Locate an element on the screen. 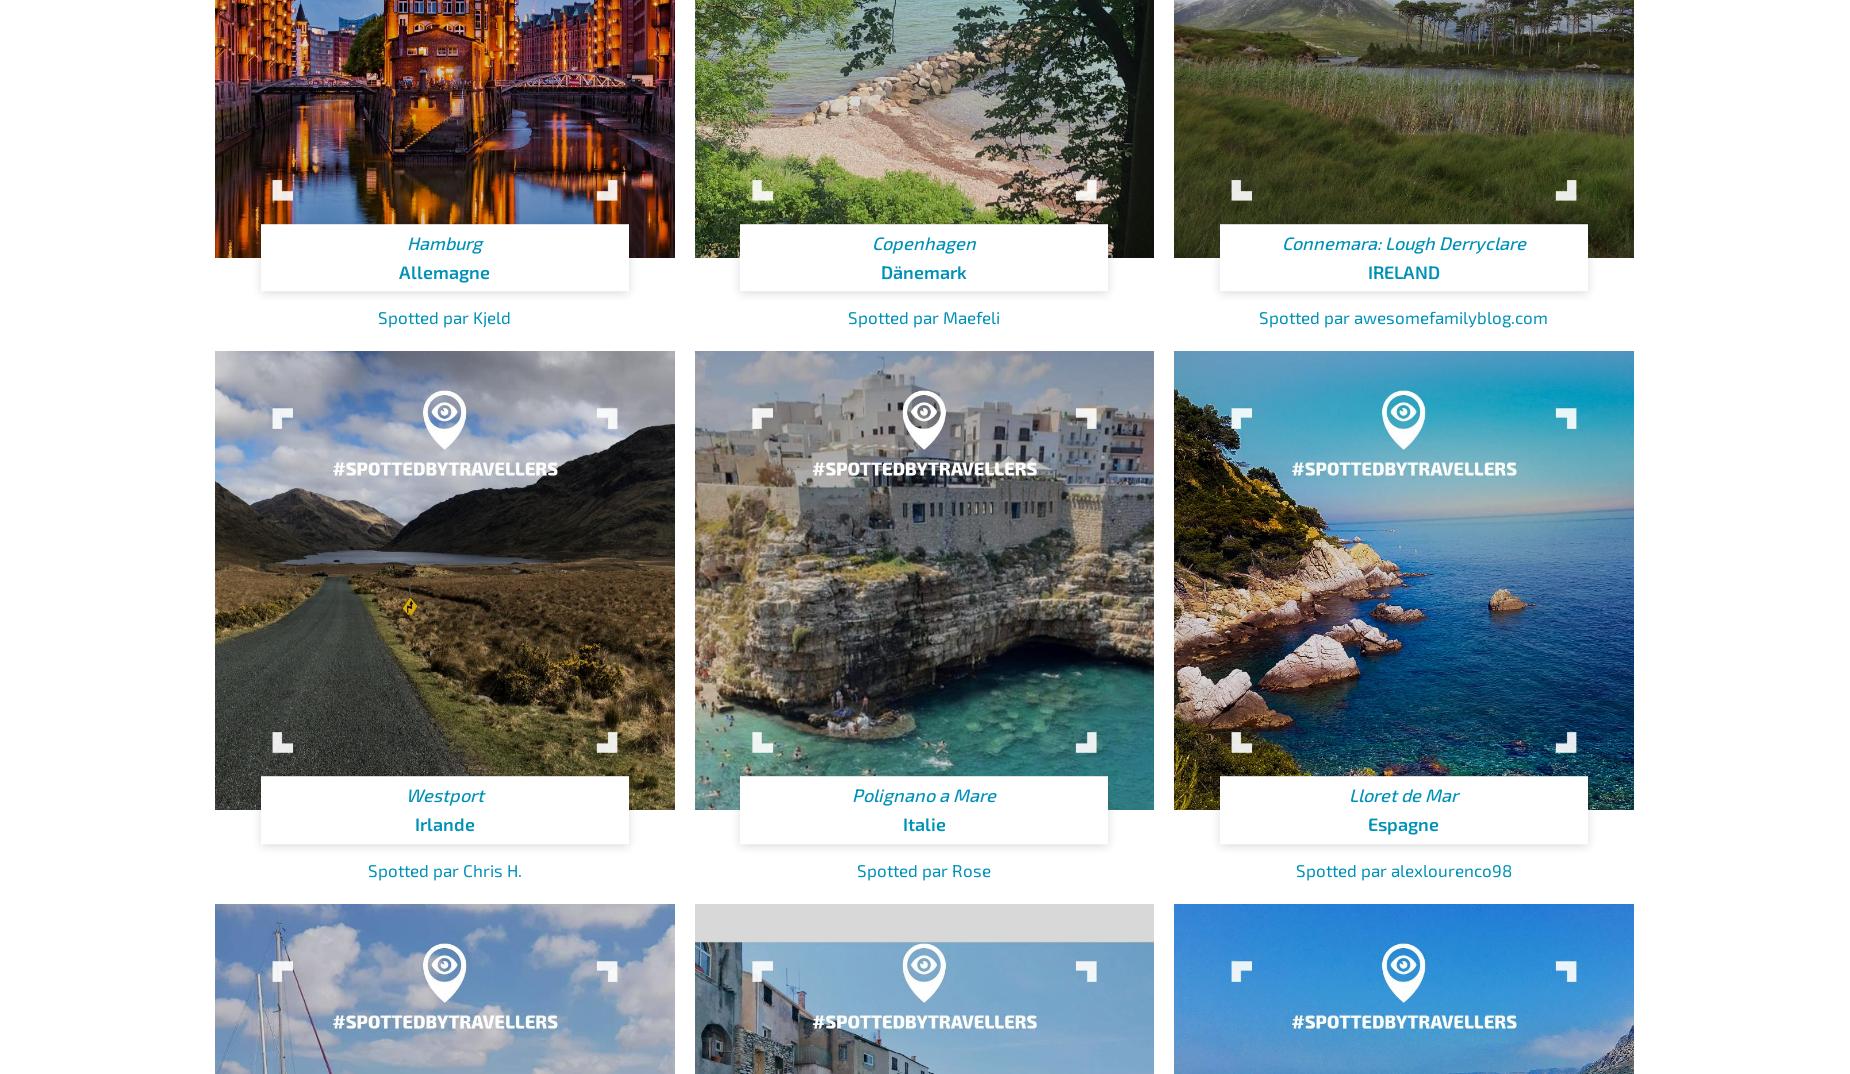  'Italie' is located at coordinates (923, 823).